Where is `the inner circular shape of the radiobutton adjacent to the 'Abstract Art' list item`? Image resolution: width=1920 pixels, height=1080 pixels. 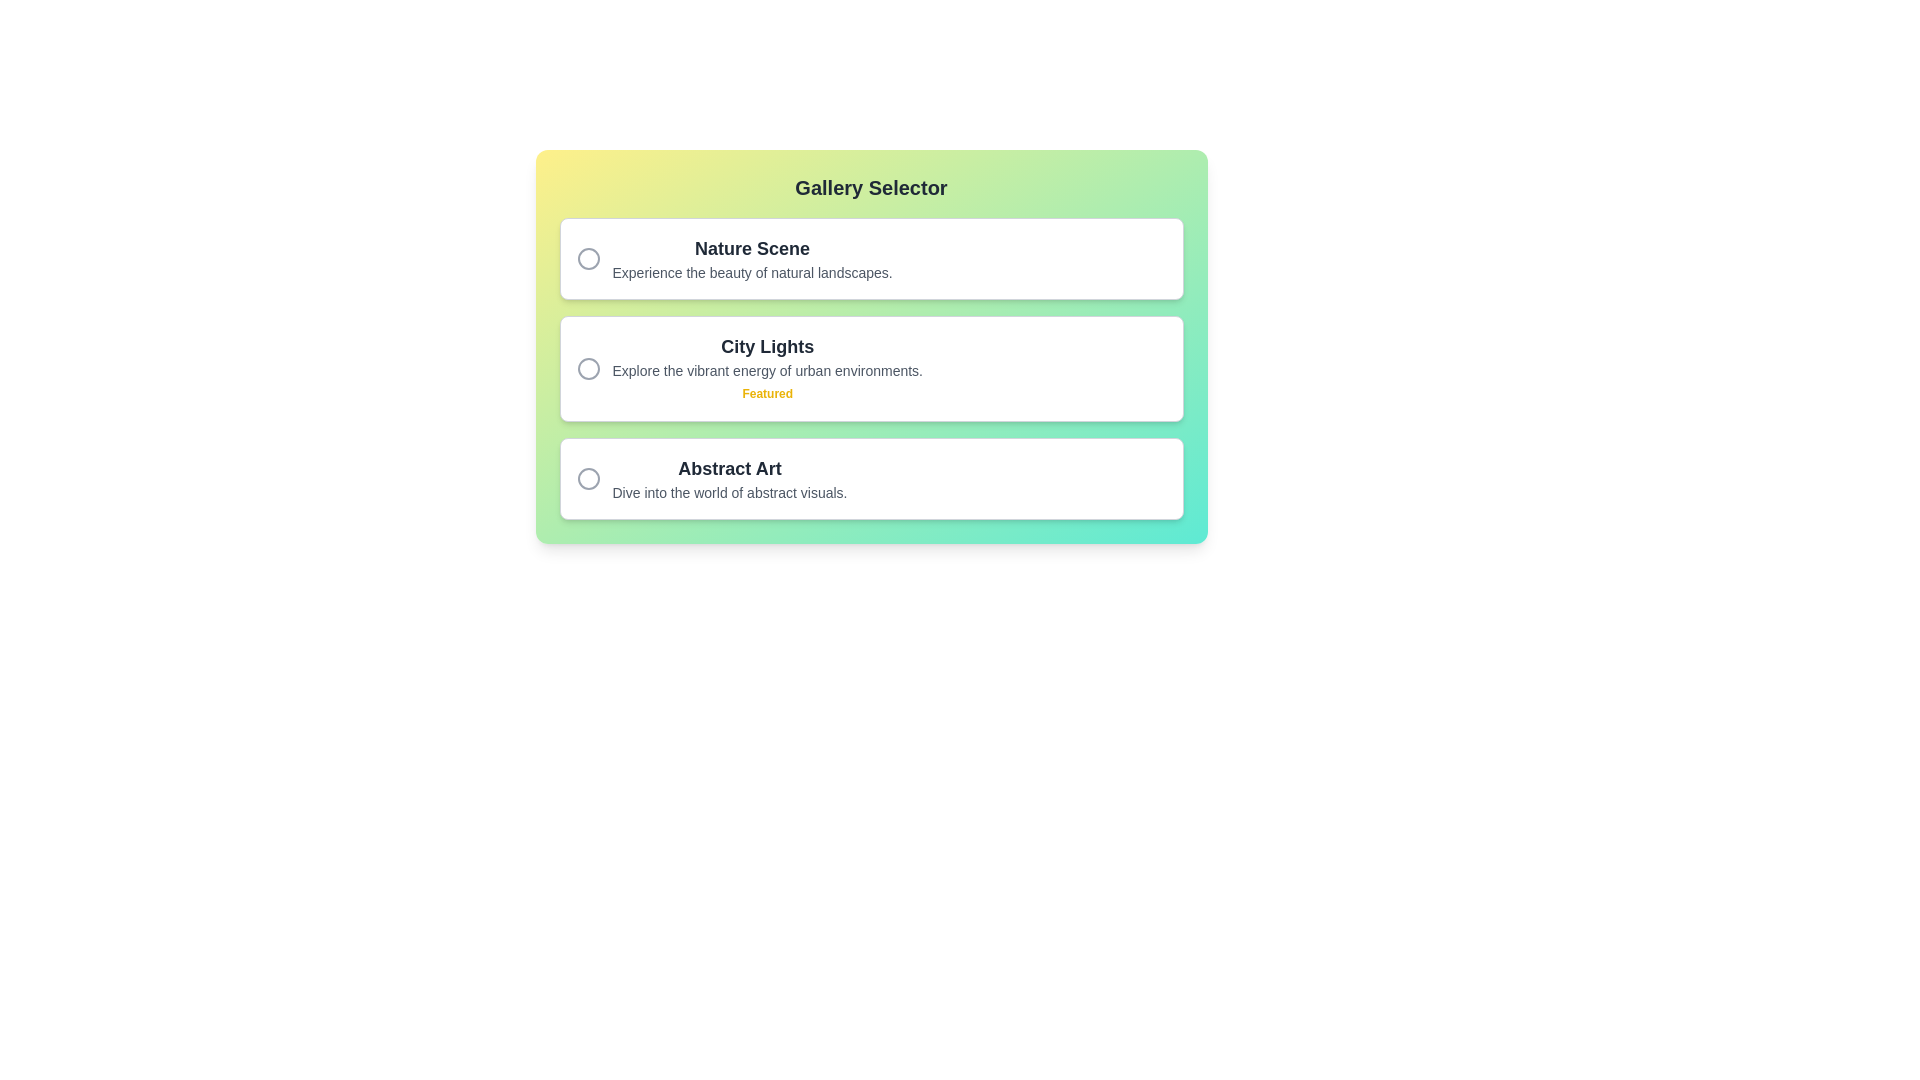
the inner circular shape of the radiobutton adjacent to the 'Abstract Art' list item is located at coordinates (587, 478).